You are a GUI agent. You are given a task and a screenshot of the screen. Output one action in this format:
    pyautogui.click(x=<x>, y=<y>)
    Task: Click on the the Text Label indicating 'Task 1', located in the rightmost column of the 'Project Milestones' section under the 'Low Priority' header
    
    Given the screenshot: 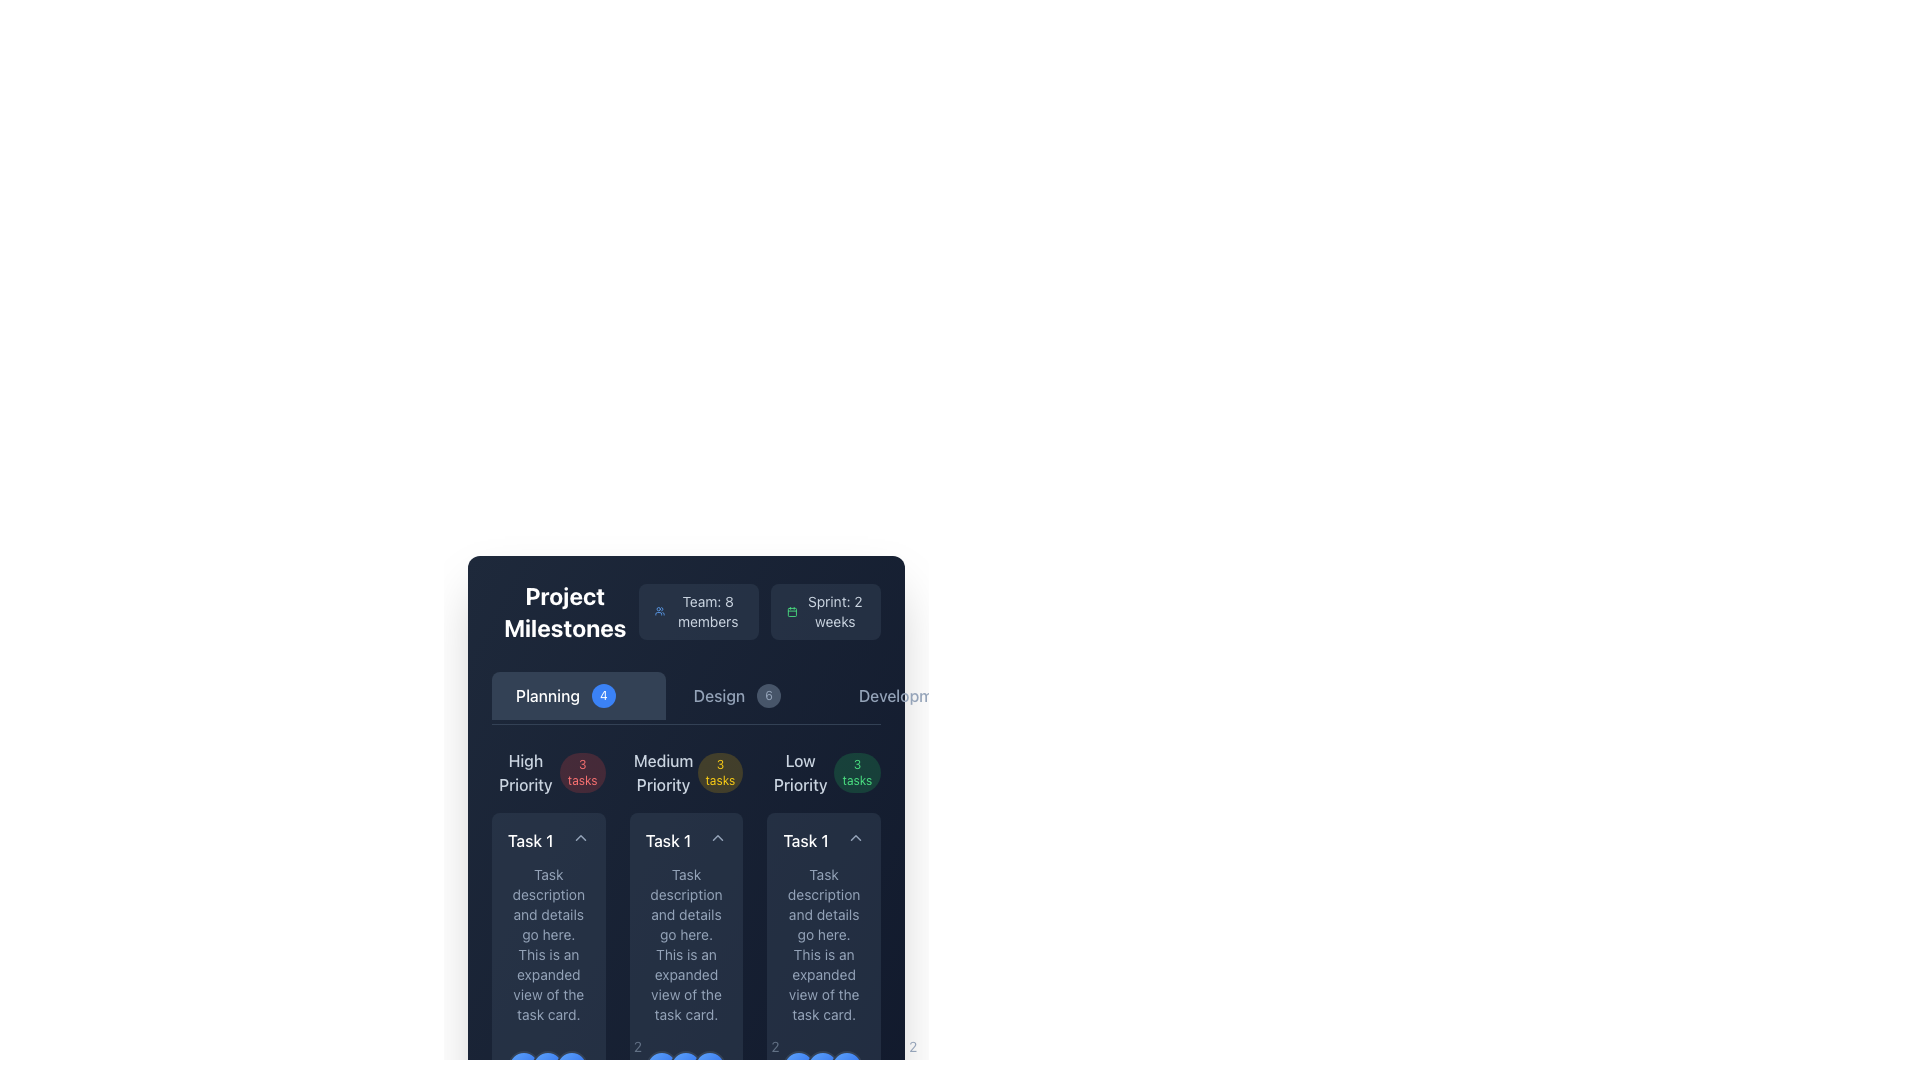 What is the action you would take?
    pyautogui.click(x=806, y=840)
    